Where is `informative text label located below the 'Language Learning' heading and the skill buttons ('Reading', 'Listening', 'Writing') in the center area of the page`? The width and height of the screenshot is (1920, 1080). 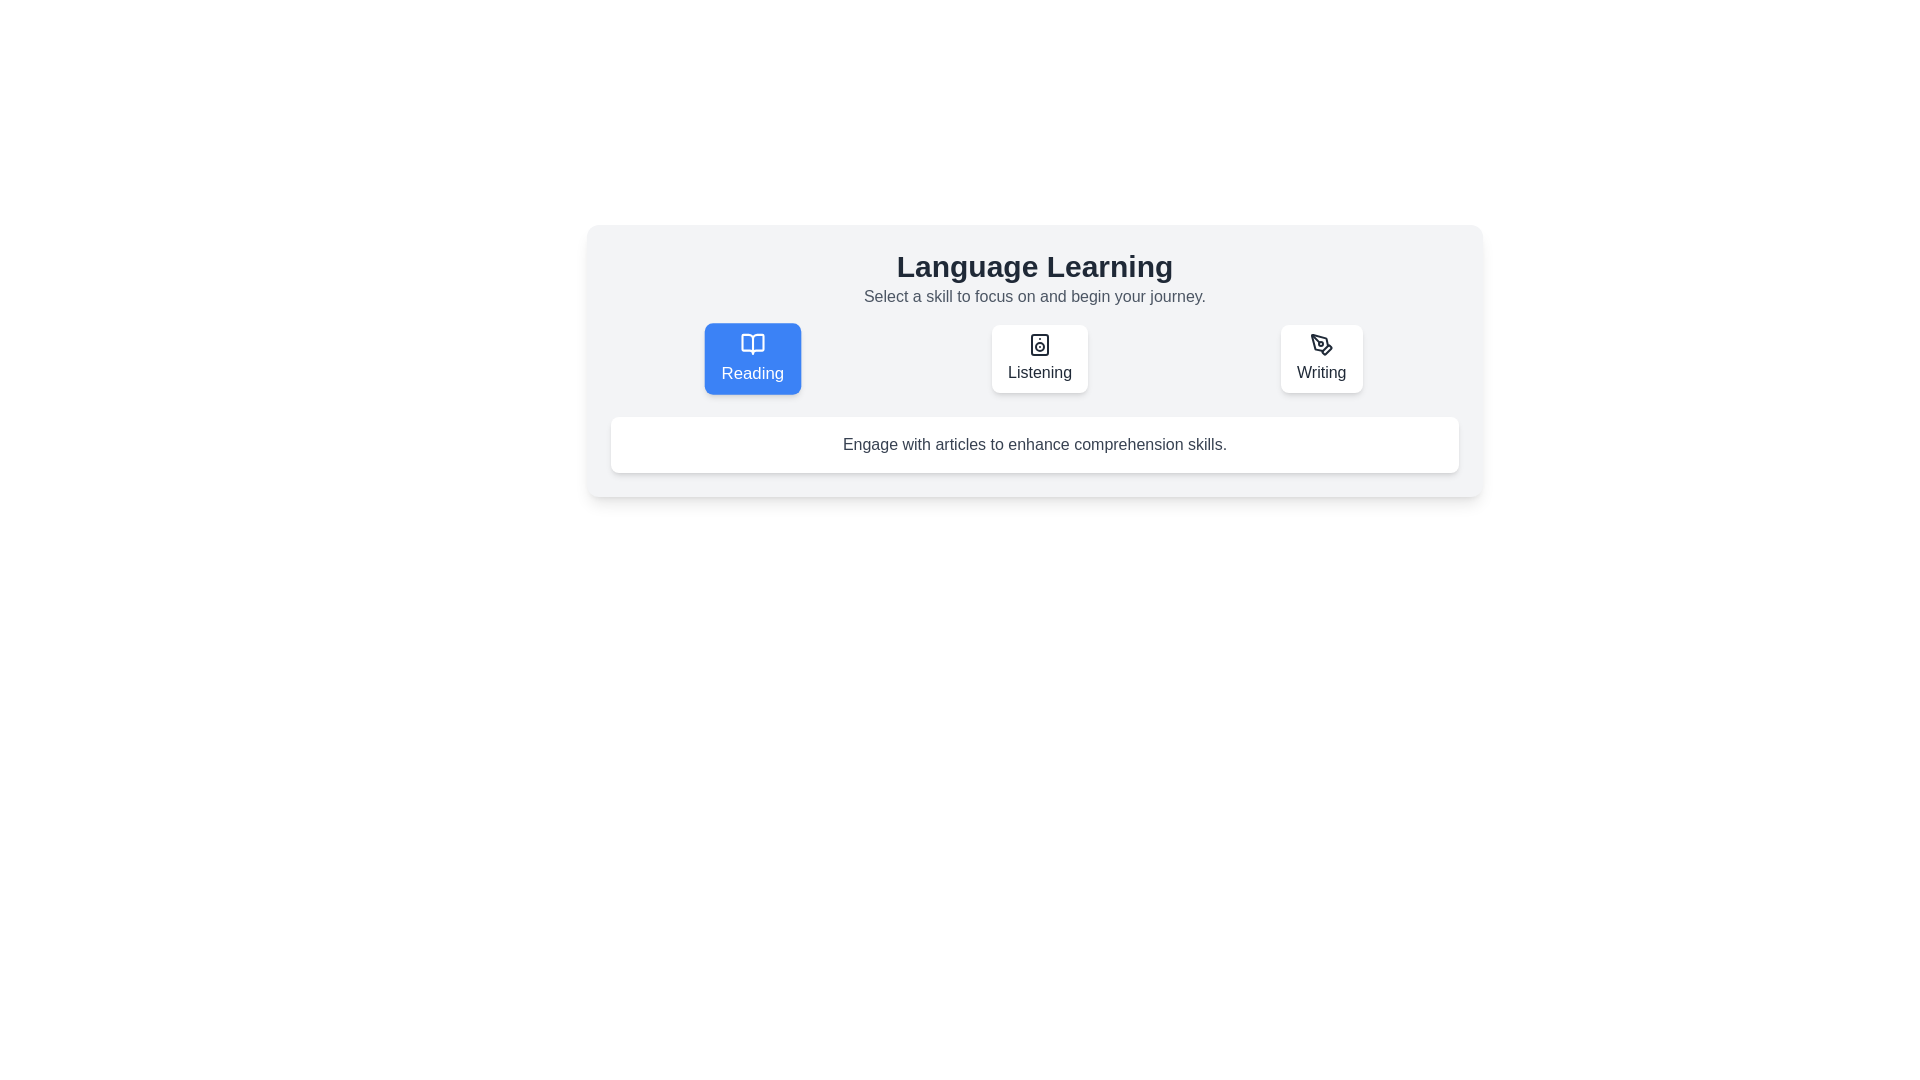 informative text label located below the 'Language Learning' heading and the skill buttons ('Reading', 'Listening', 'Writing') in the center area of the page is located at coordinates (1035, 443).